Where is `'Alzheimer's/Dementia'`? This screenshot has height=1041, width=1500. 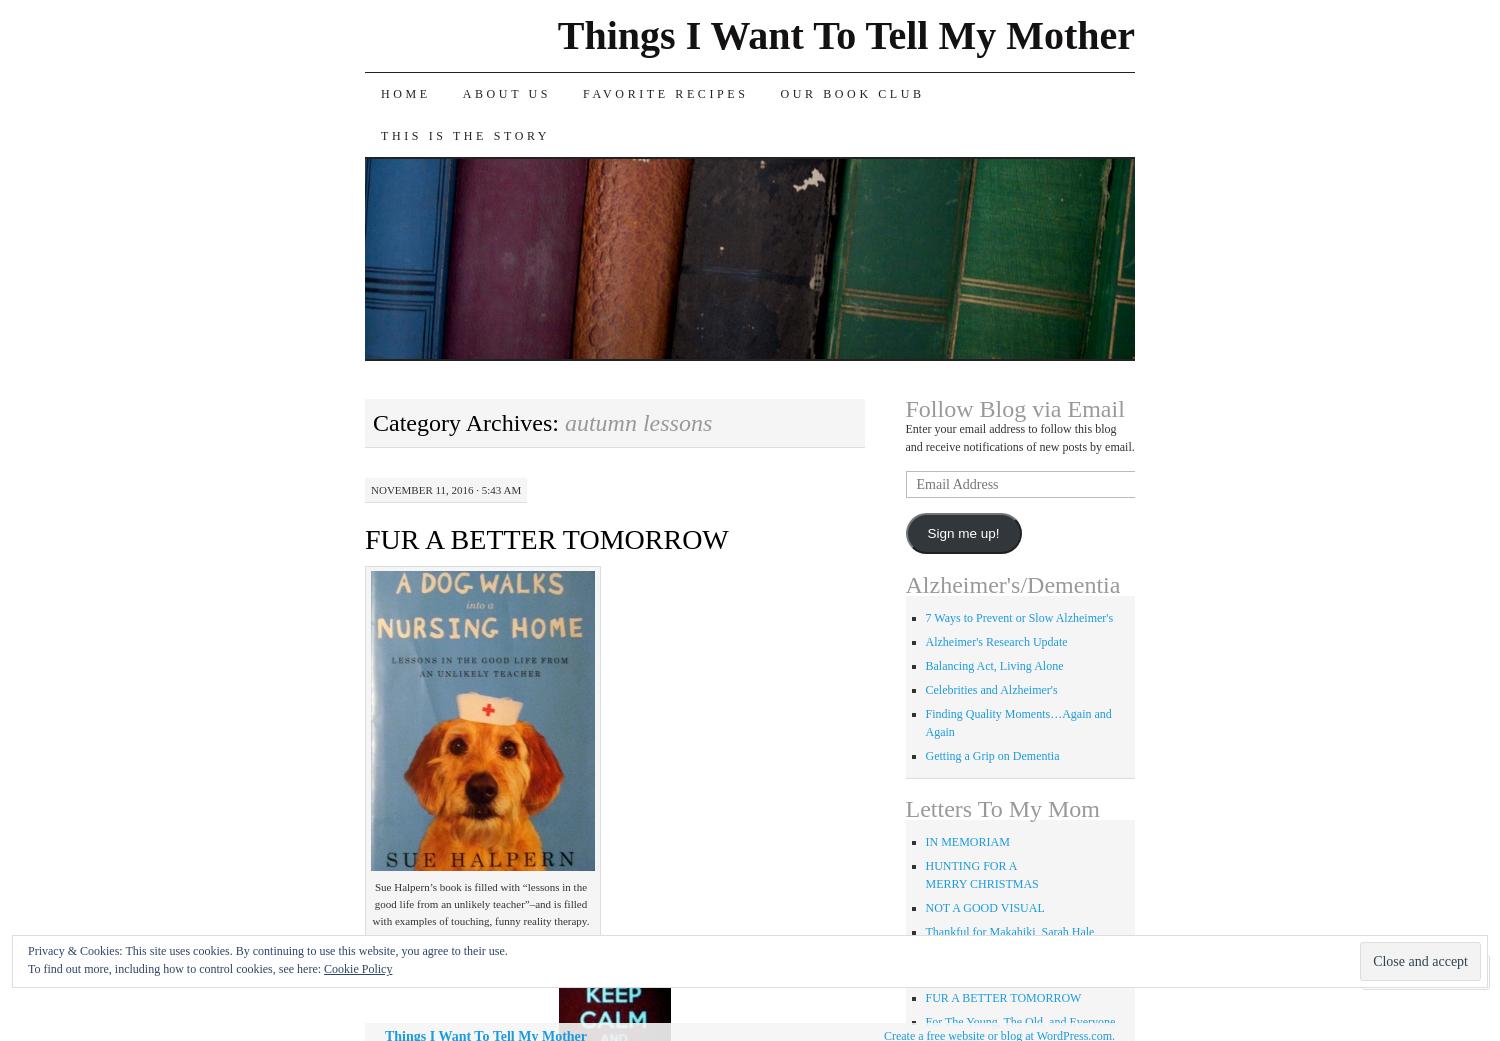 'Alzheimer's/Dementia' is located at coordinates (1012, 584).